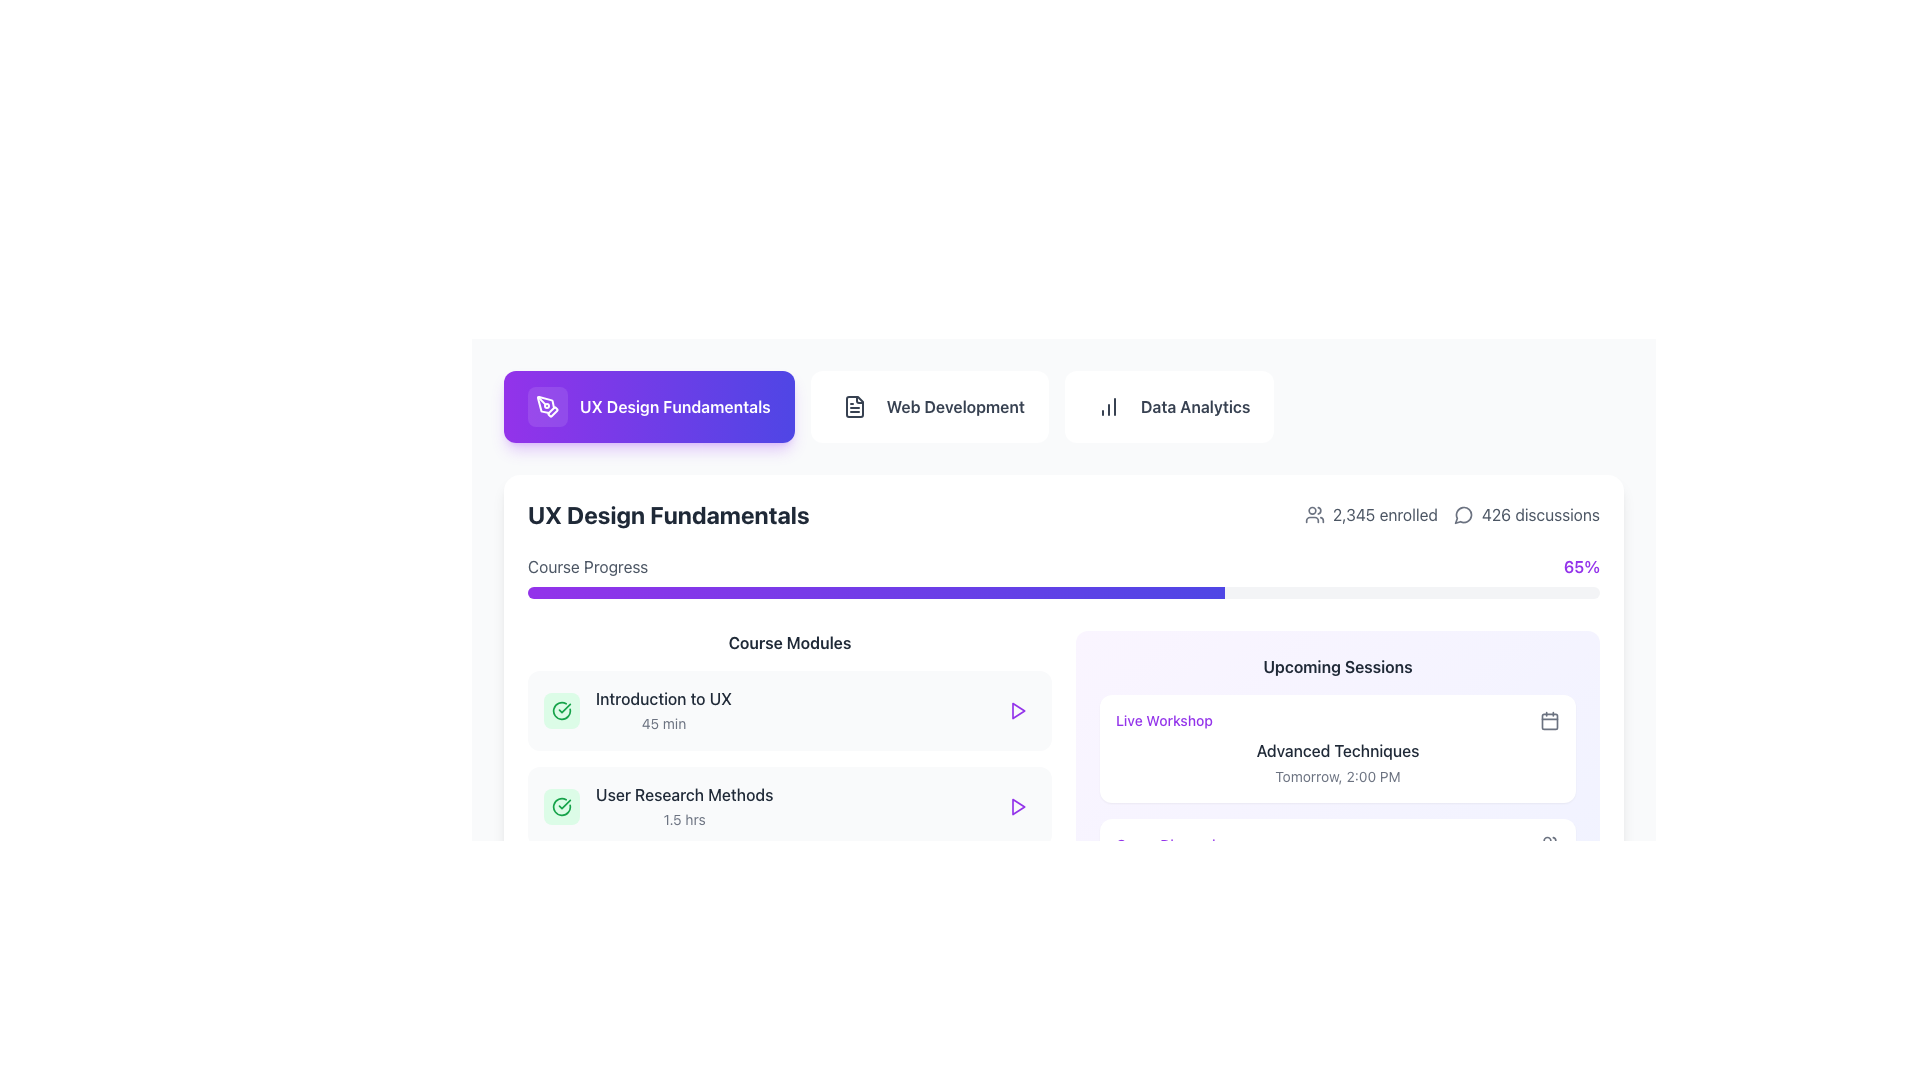 The width and height of the screenshot is (1920, 1080). What do you see at coordinates (1580, 567) in the screenshot?
I see `the static text display showing '65%' in bold purple font located at the top-right corner of the main progress section` at bounding box center [1580, 567].